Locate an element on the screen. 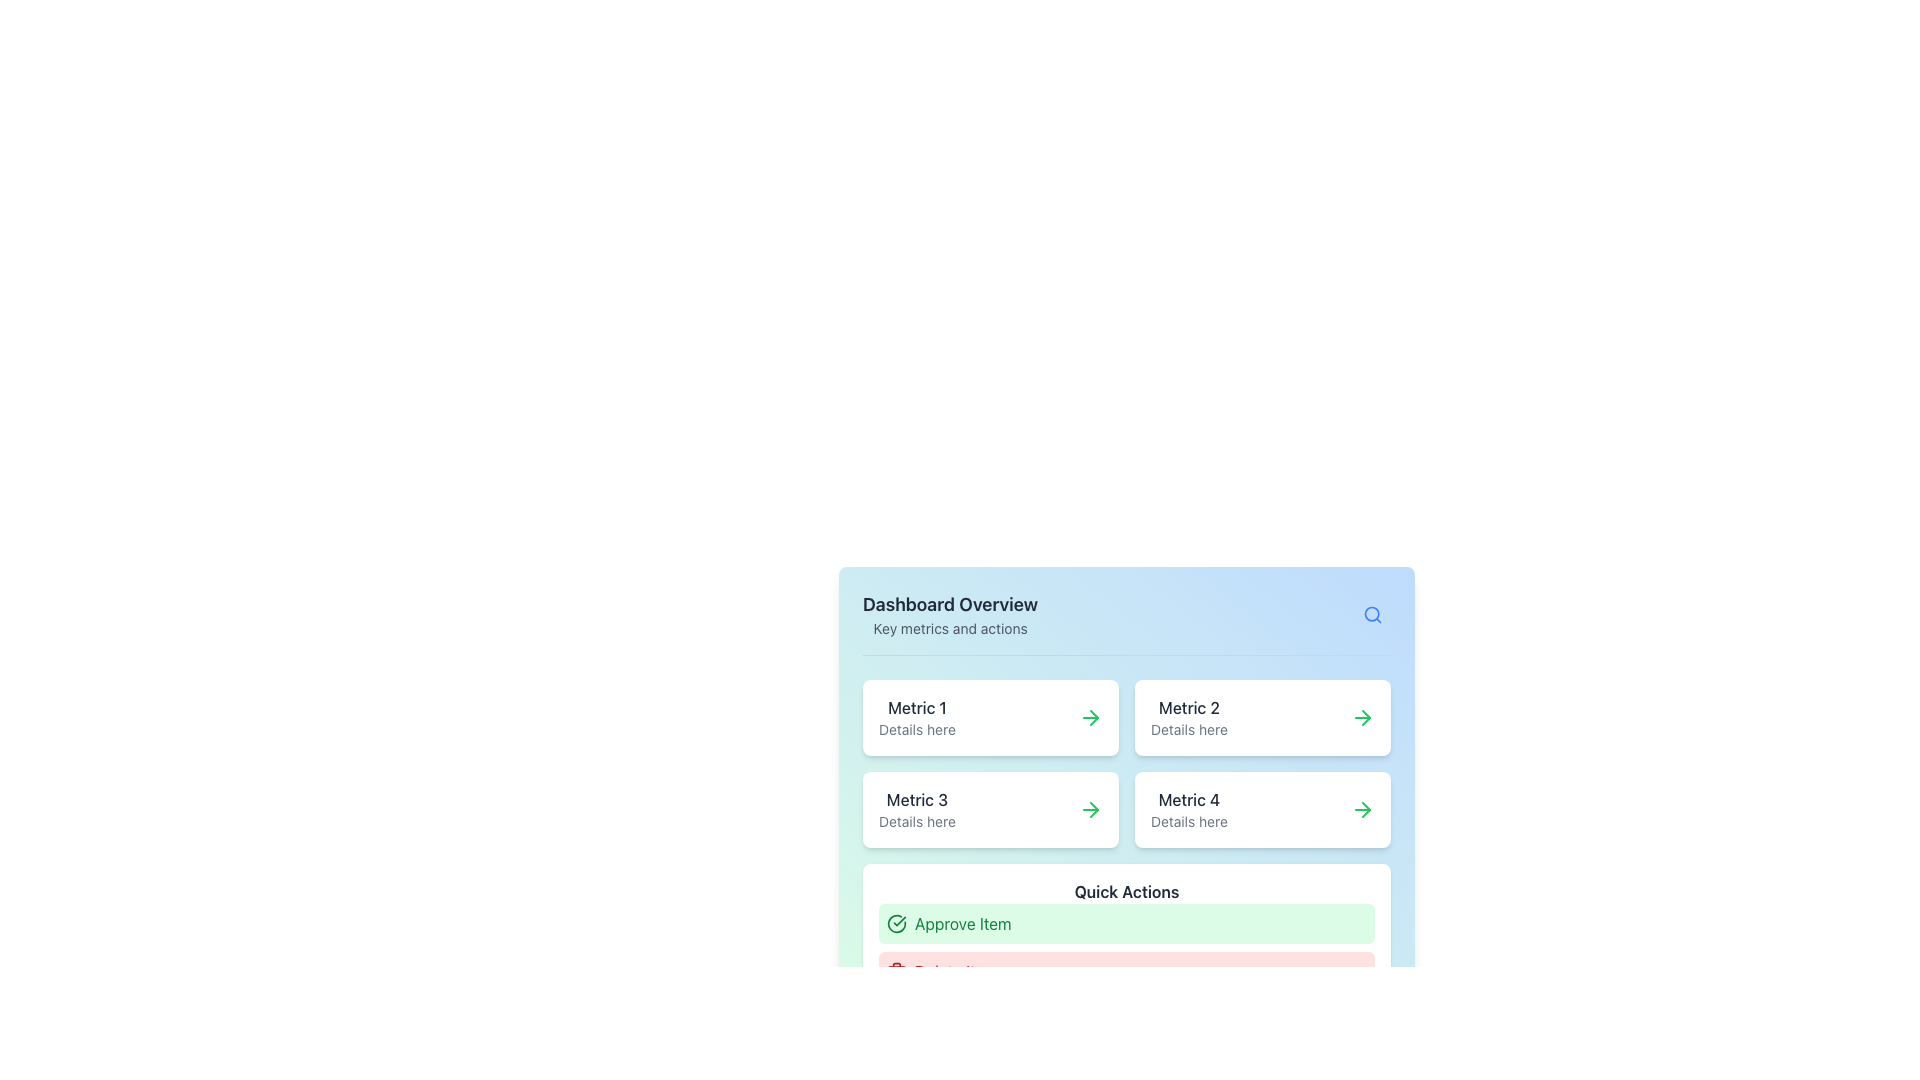  the circular green checkmark icon located to the left of the 'Approve Item' text within the 'Quick Actions' section is located at coordinates (896, 924).